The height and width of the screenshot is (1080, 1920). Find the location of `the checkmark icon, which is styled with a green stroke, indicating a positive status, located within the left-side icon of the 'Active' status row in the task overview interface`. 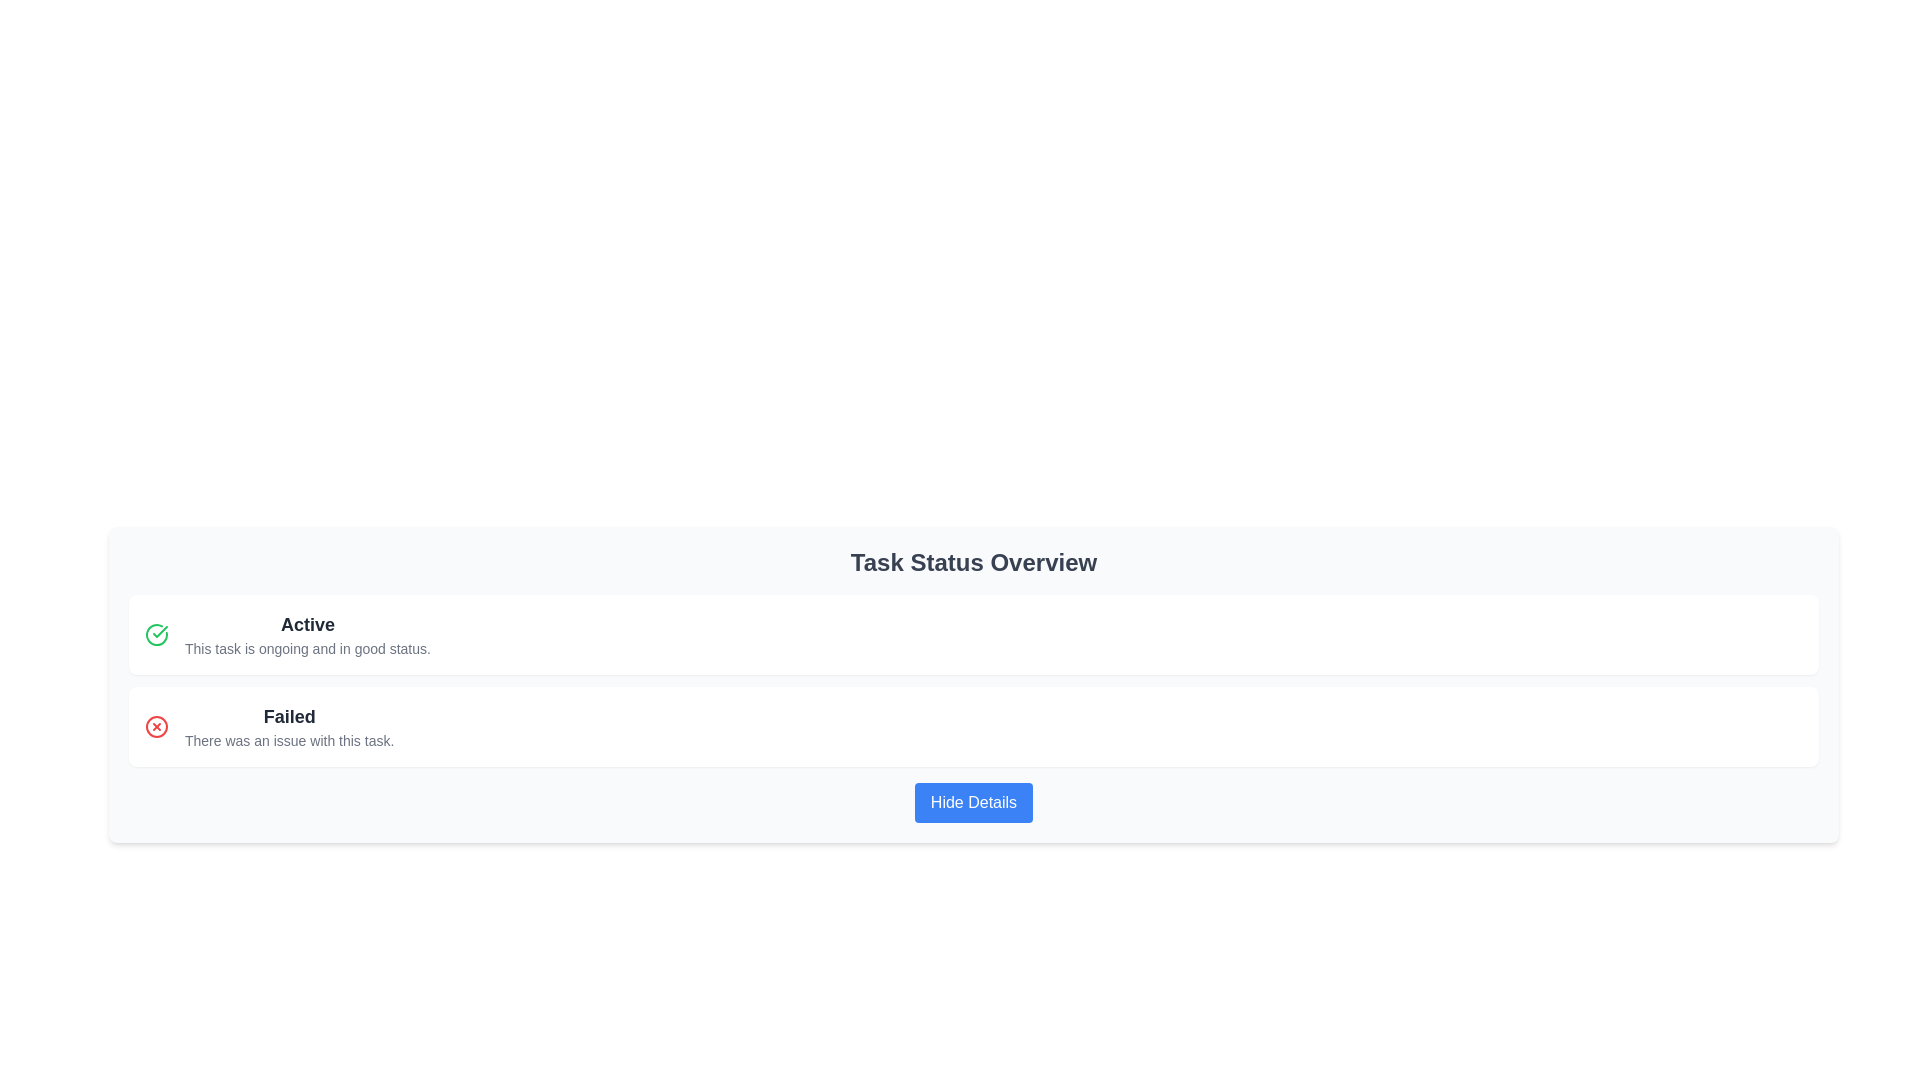

the checkmark icon, which is styled with a green stroke, indicating a positive status, located within the left-side icon of the 'Active' status row in the task overview interface is located at coordinates (160, 632).